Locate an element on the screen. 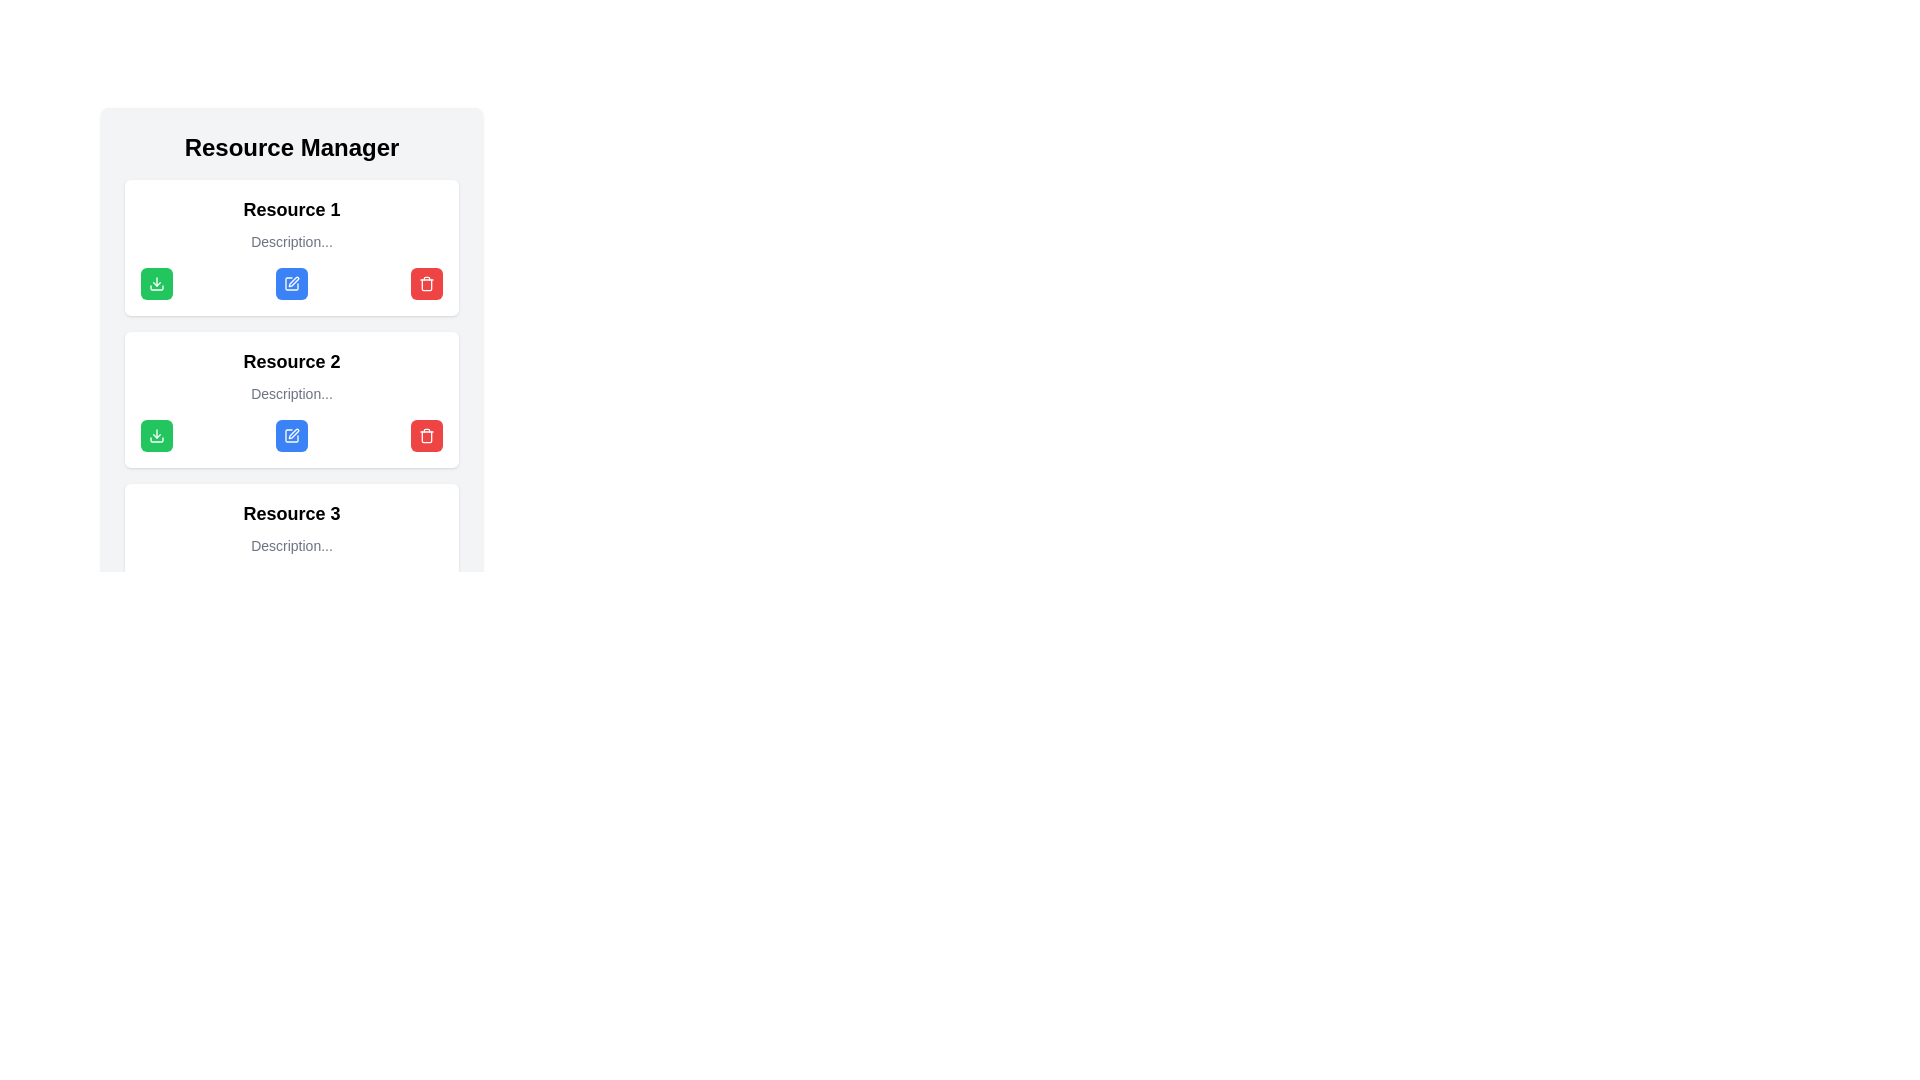  the green button with a downward arrow icon in the top-left corner of the 'Resource 1' card is located at coordinates (156, 284).